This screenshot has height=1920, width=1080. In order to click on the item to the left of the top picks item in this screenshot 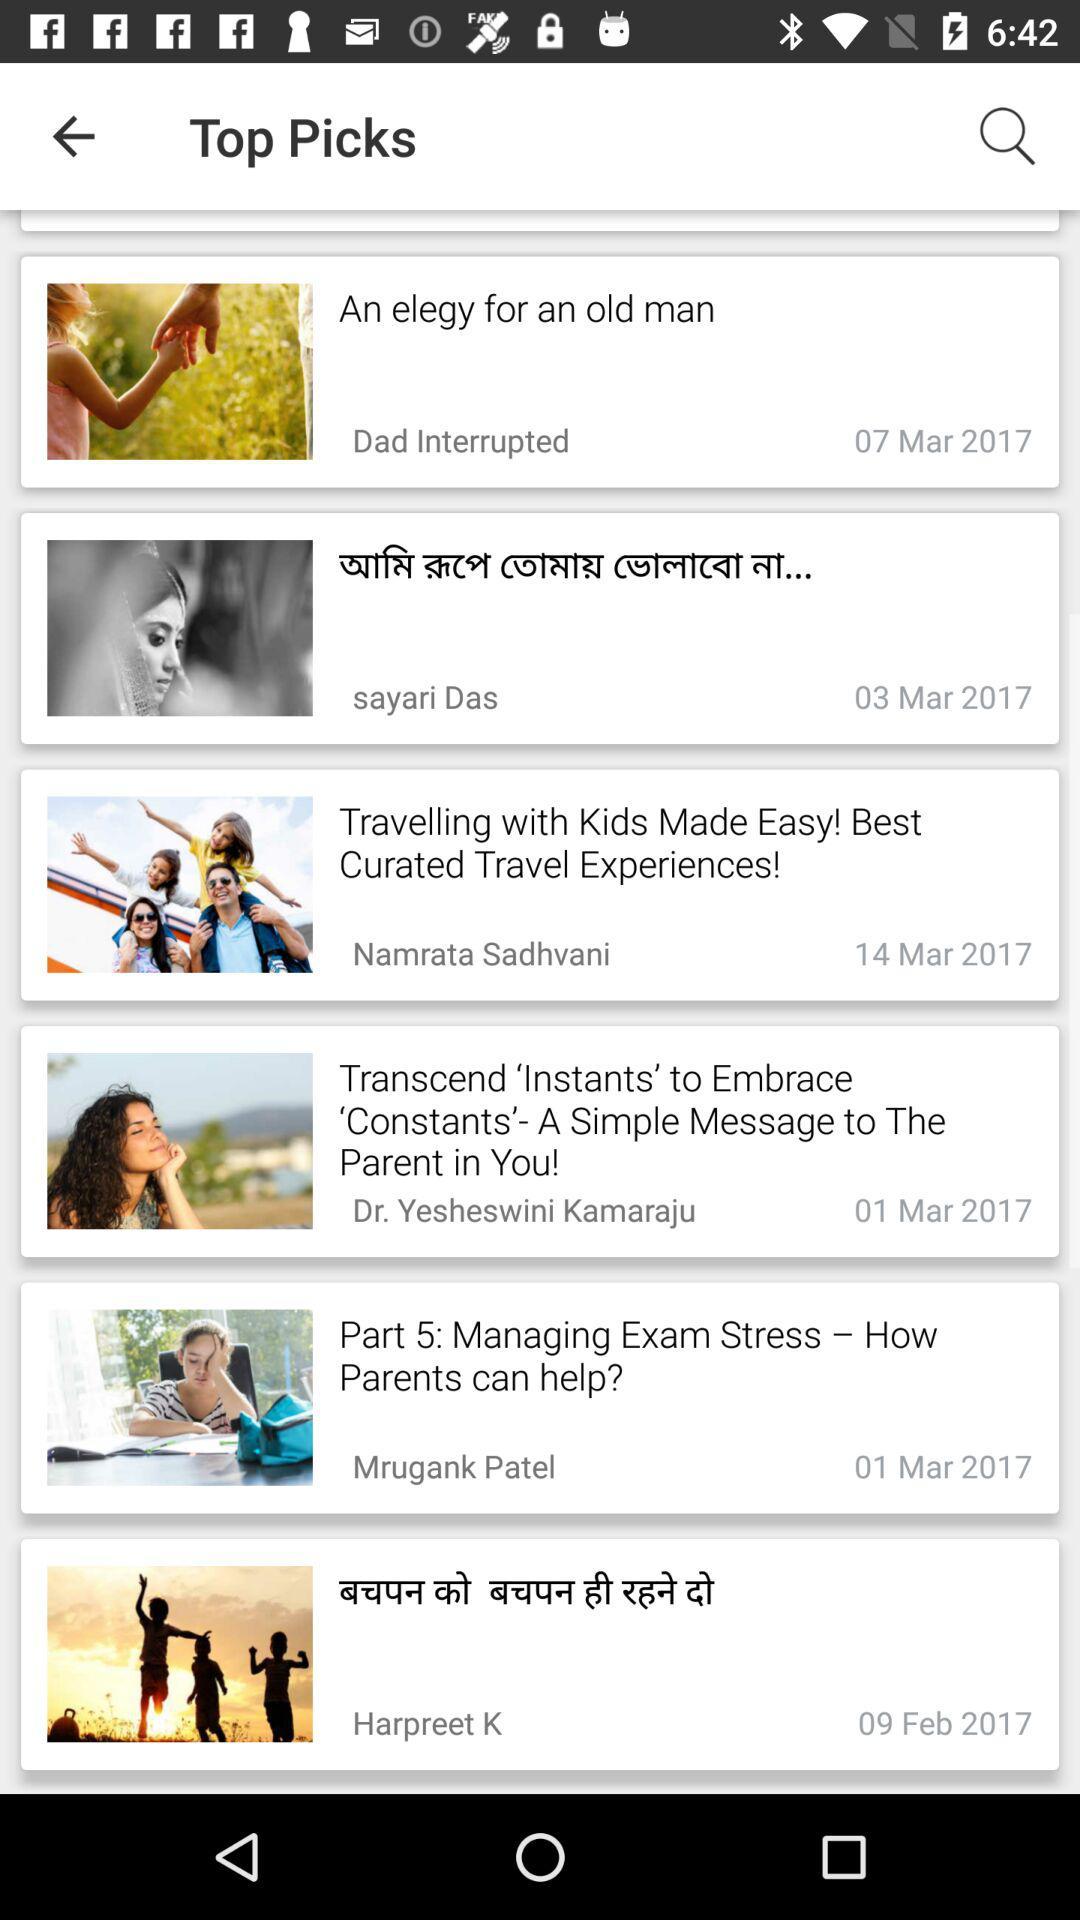, I will do `click(72, 135)`.